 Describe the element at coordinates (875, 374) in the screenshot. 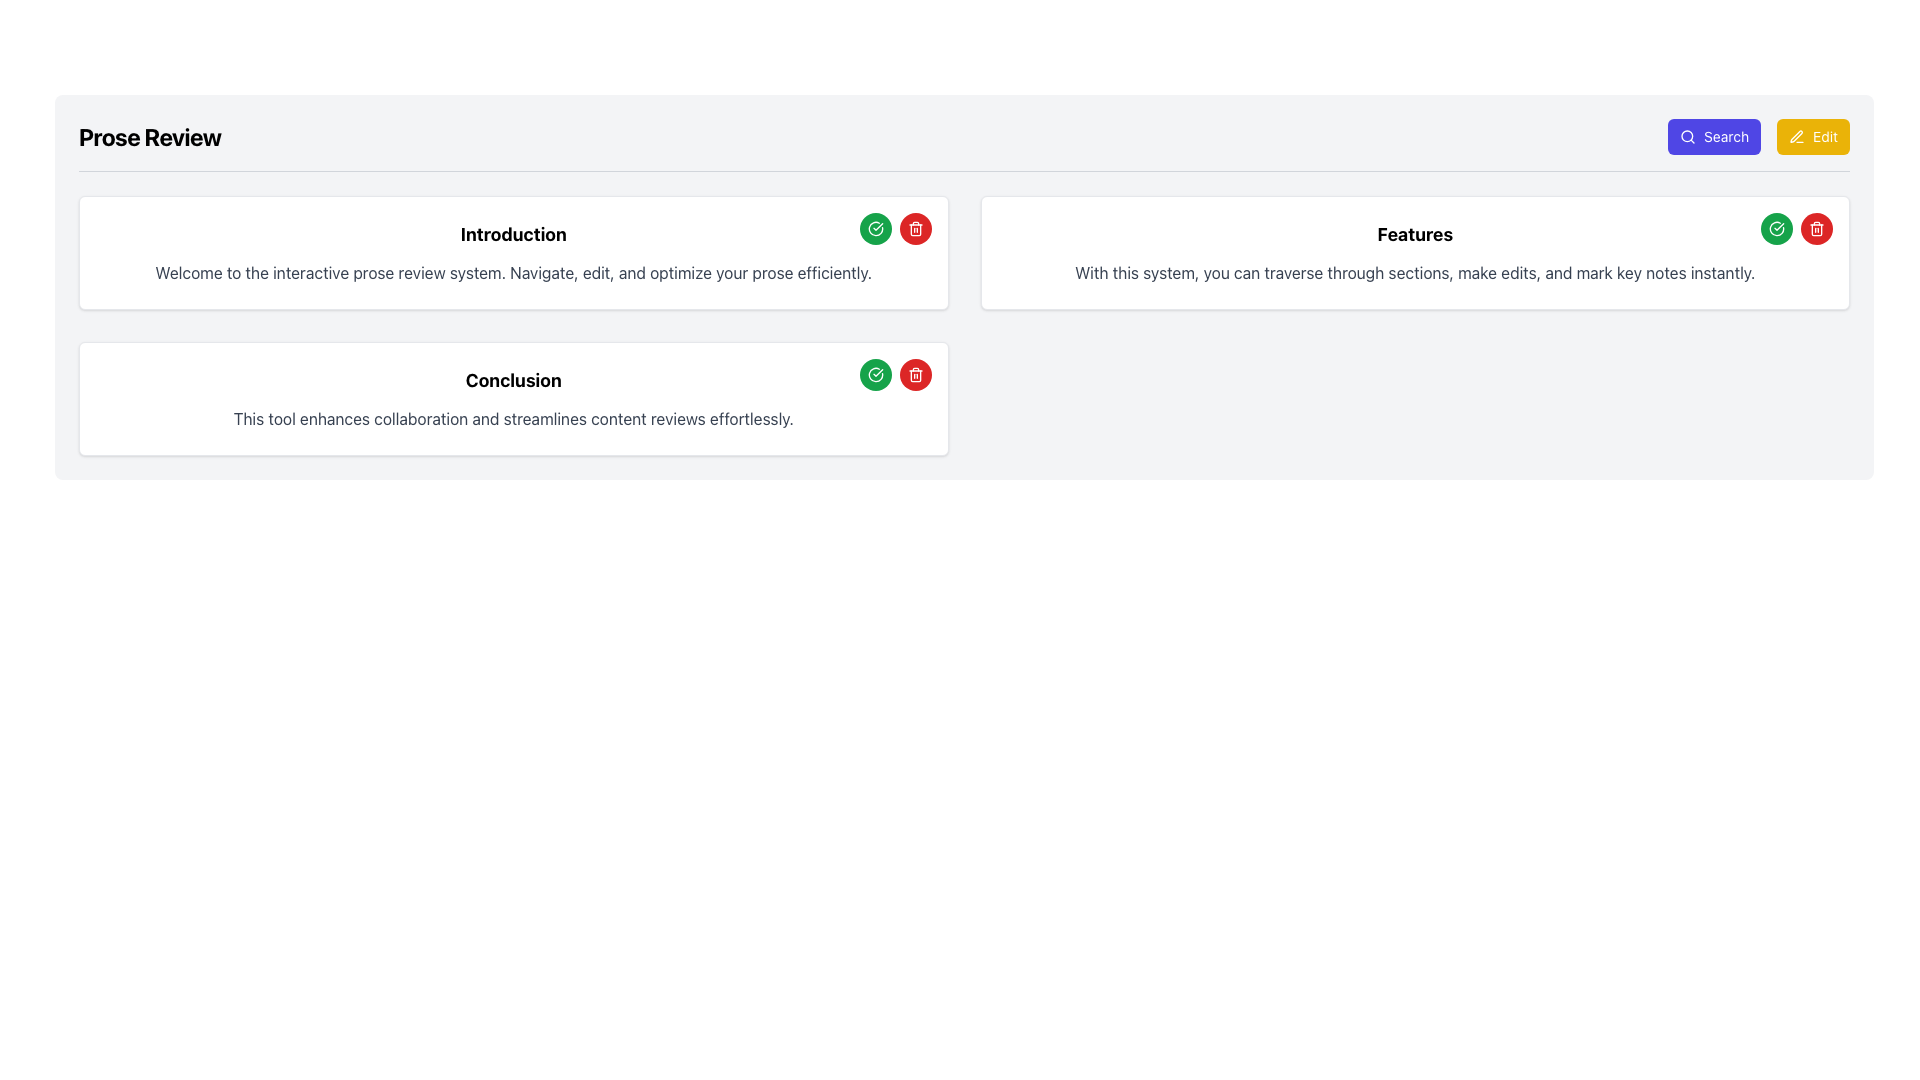

I see `the circular icon with a checkmark located in the top-right quadrant of the 'Introduction' section` at that location.